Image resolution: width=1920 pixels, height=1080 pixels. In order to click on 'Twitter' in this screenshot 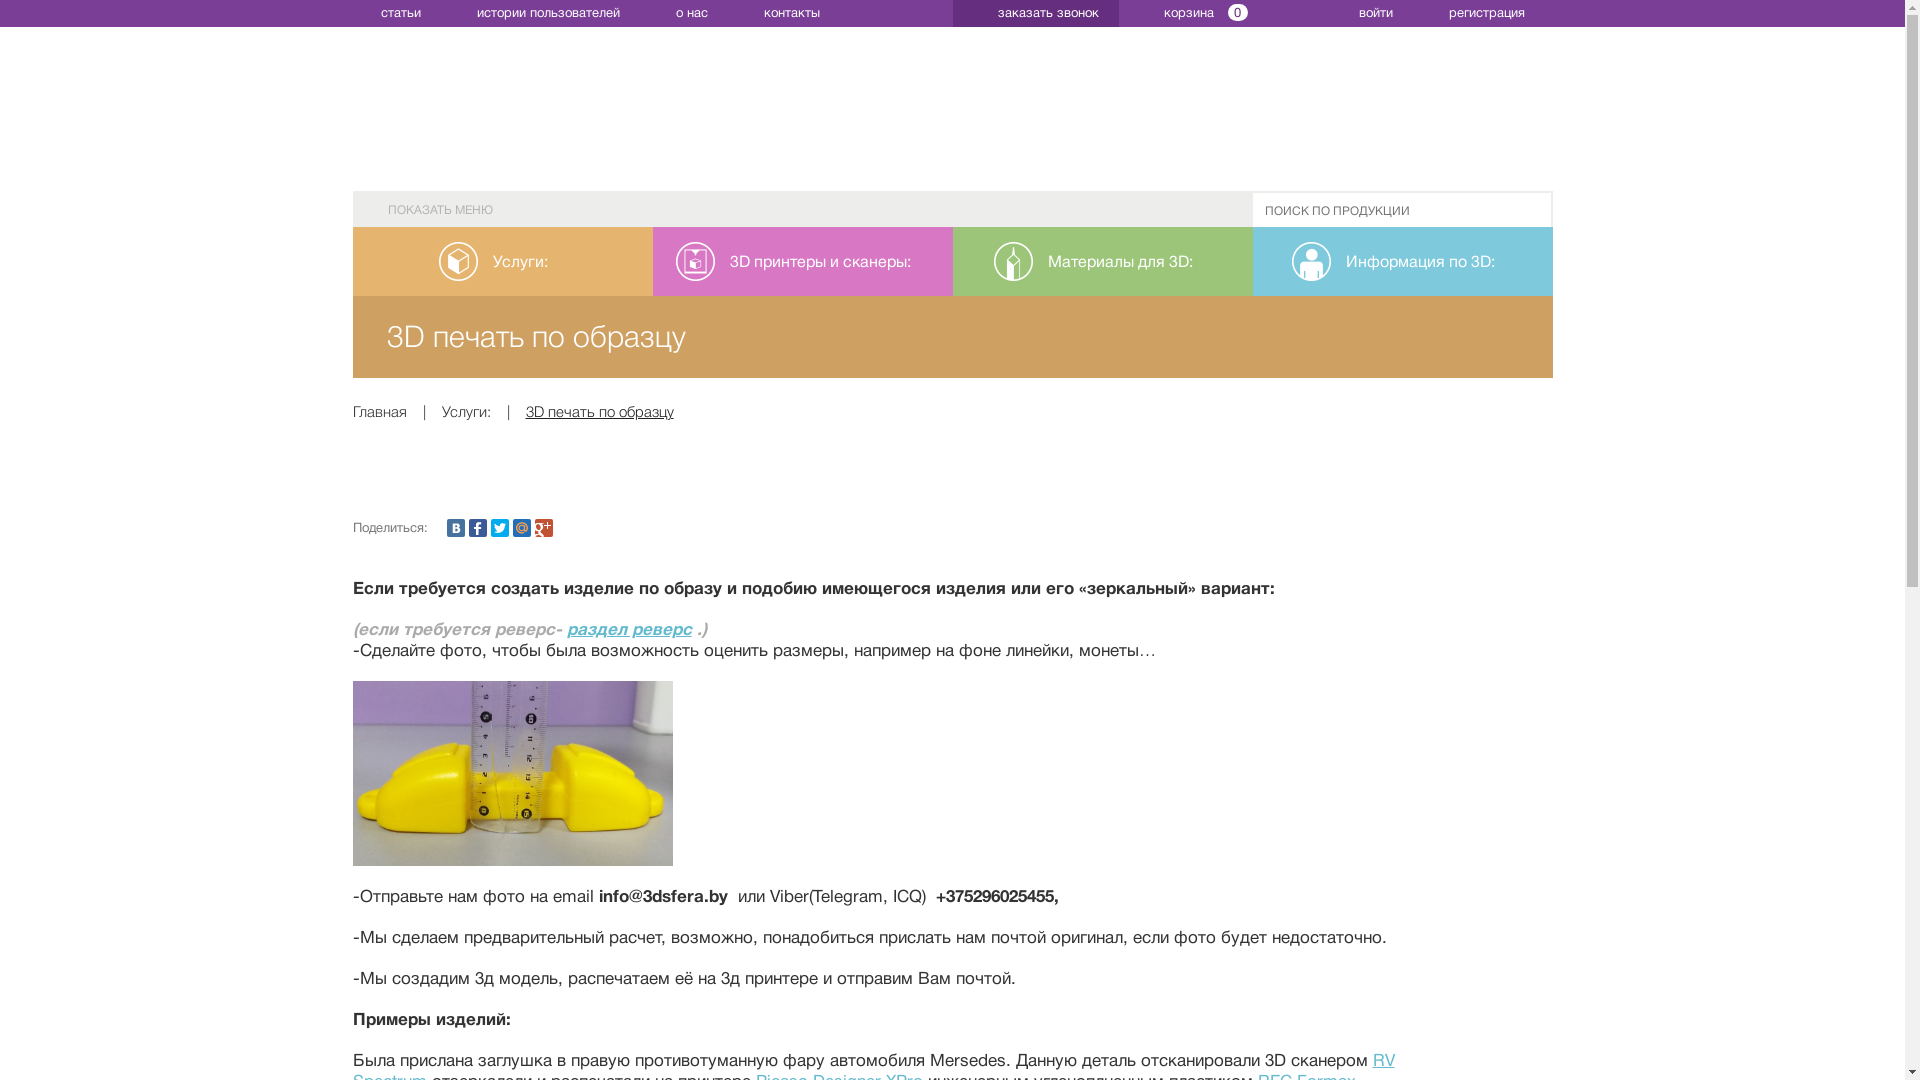, I will do `click(499, 527)`.